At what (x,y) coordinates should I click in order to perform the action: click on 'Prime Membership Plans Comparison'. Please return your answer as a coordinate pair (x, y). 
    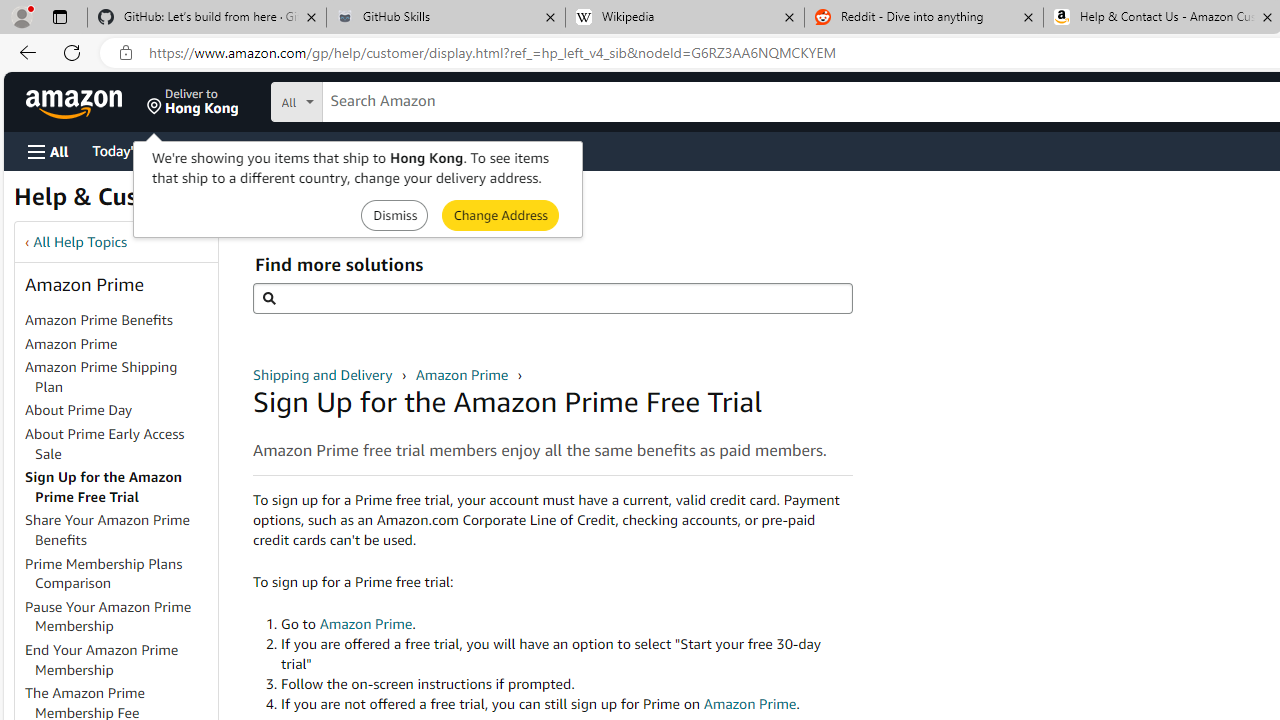
    Looking at the image, I should click on (119, 573).